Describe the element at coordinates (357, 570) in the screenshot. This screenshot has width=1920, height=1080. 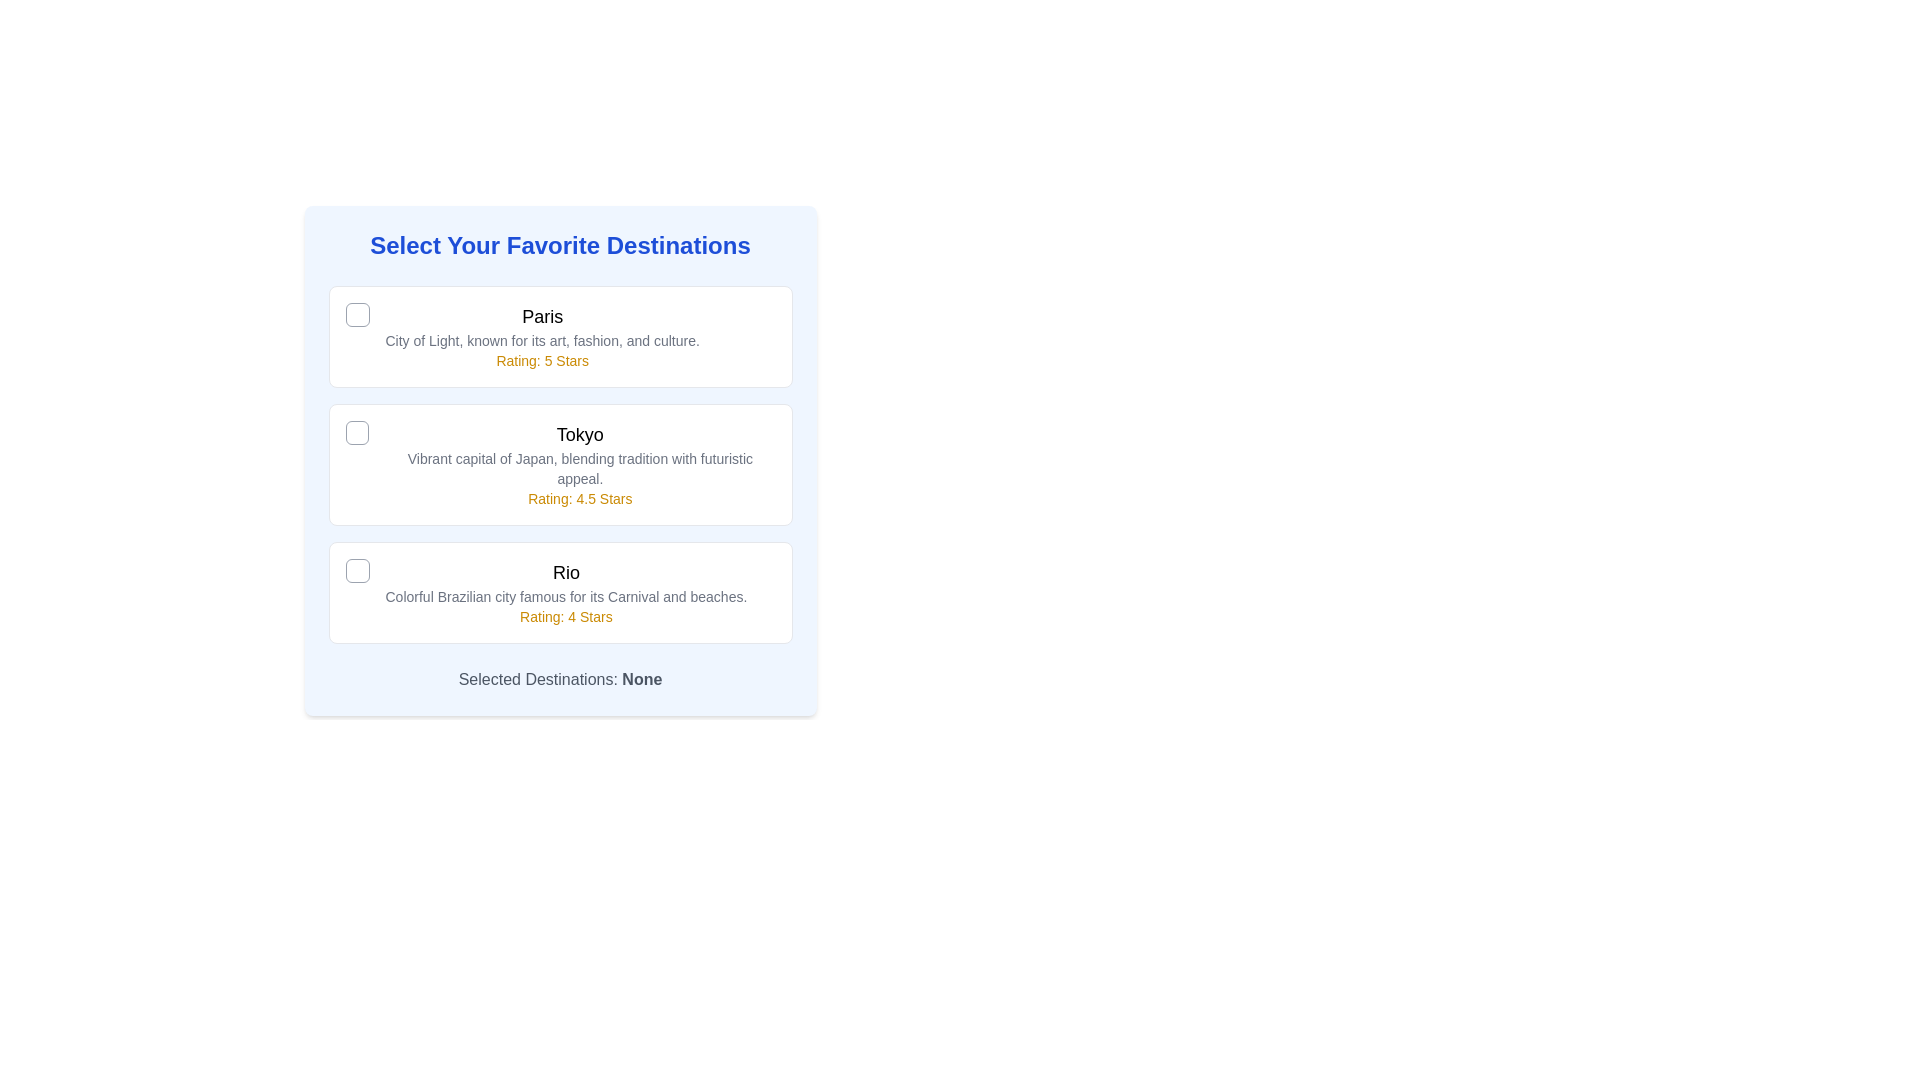
I see `the checkbox-like UI component` at that location.